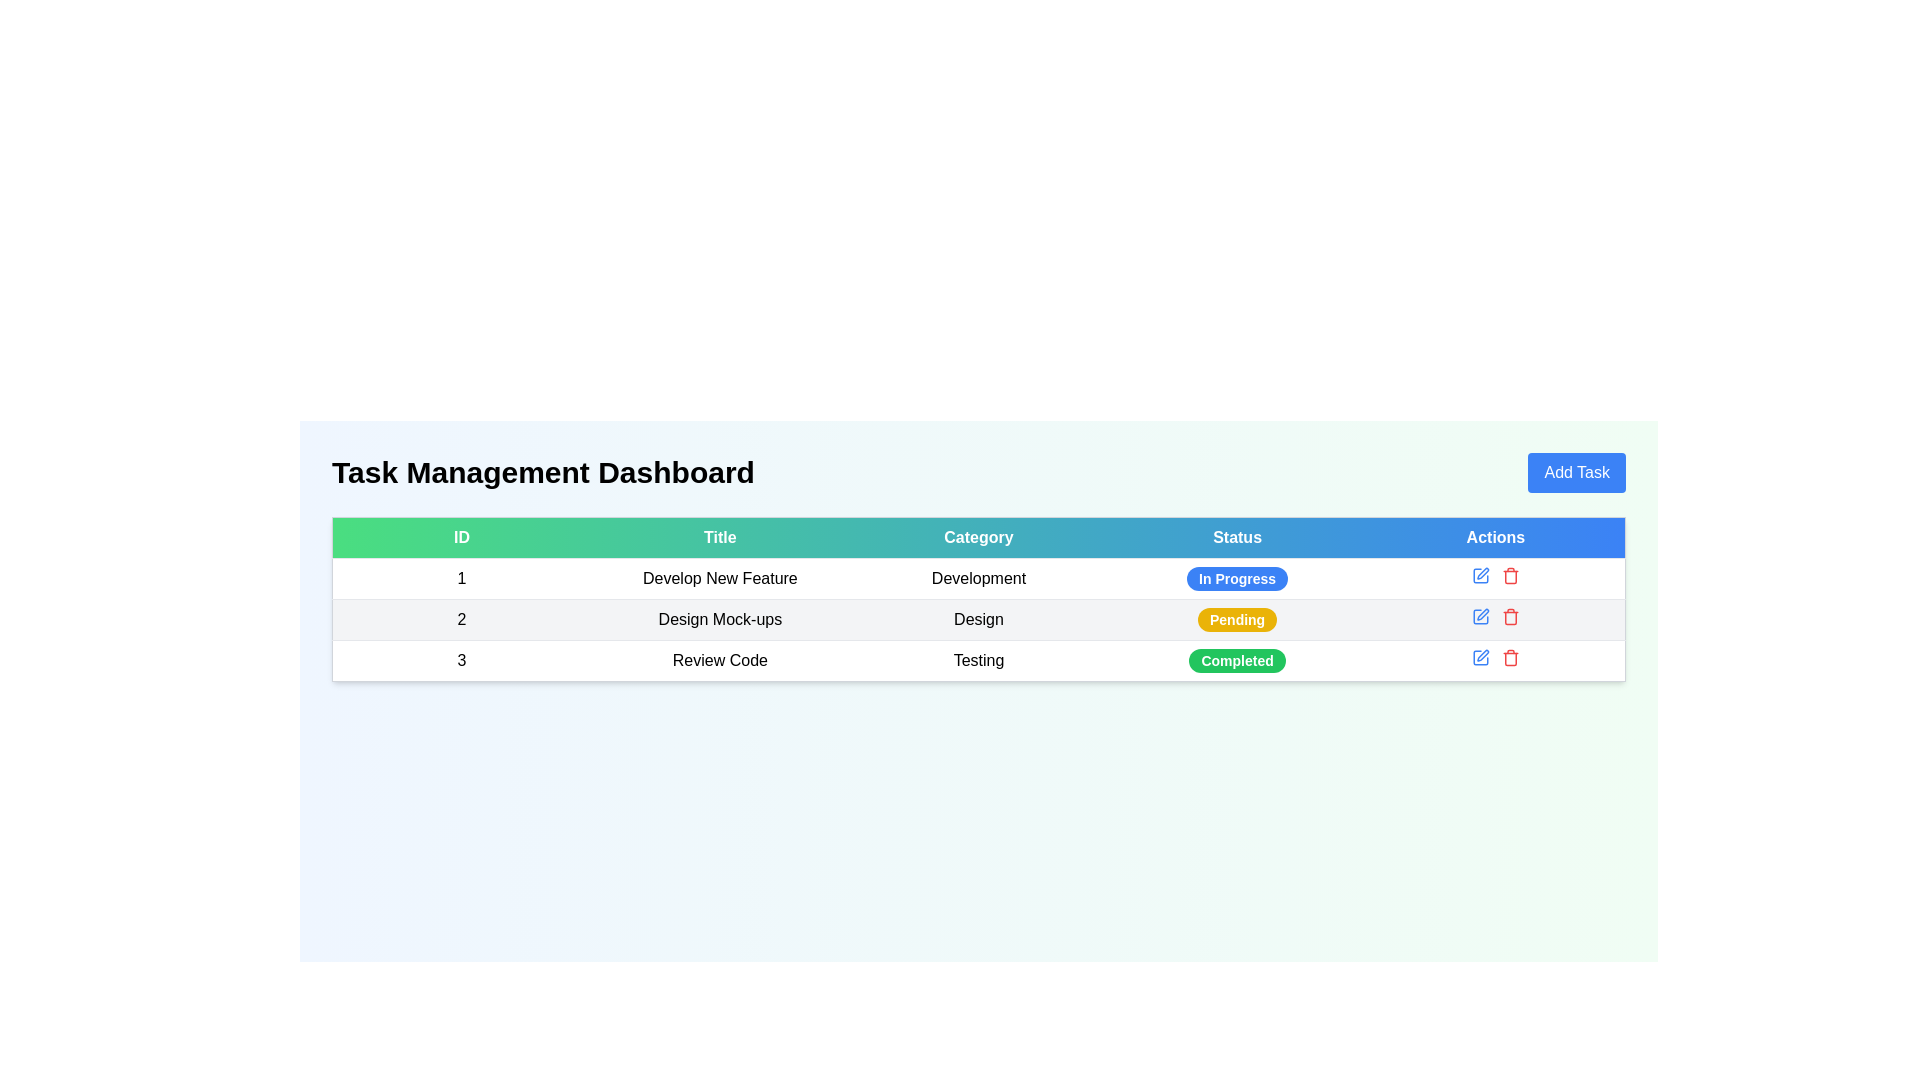 This screenshot has height=1080, width=1920. I want to click on the edit button represented by the pen icon in the 'Actions' column of the 'Review Code' task, so click(1483, 655).